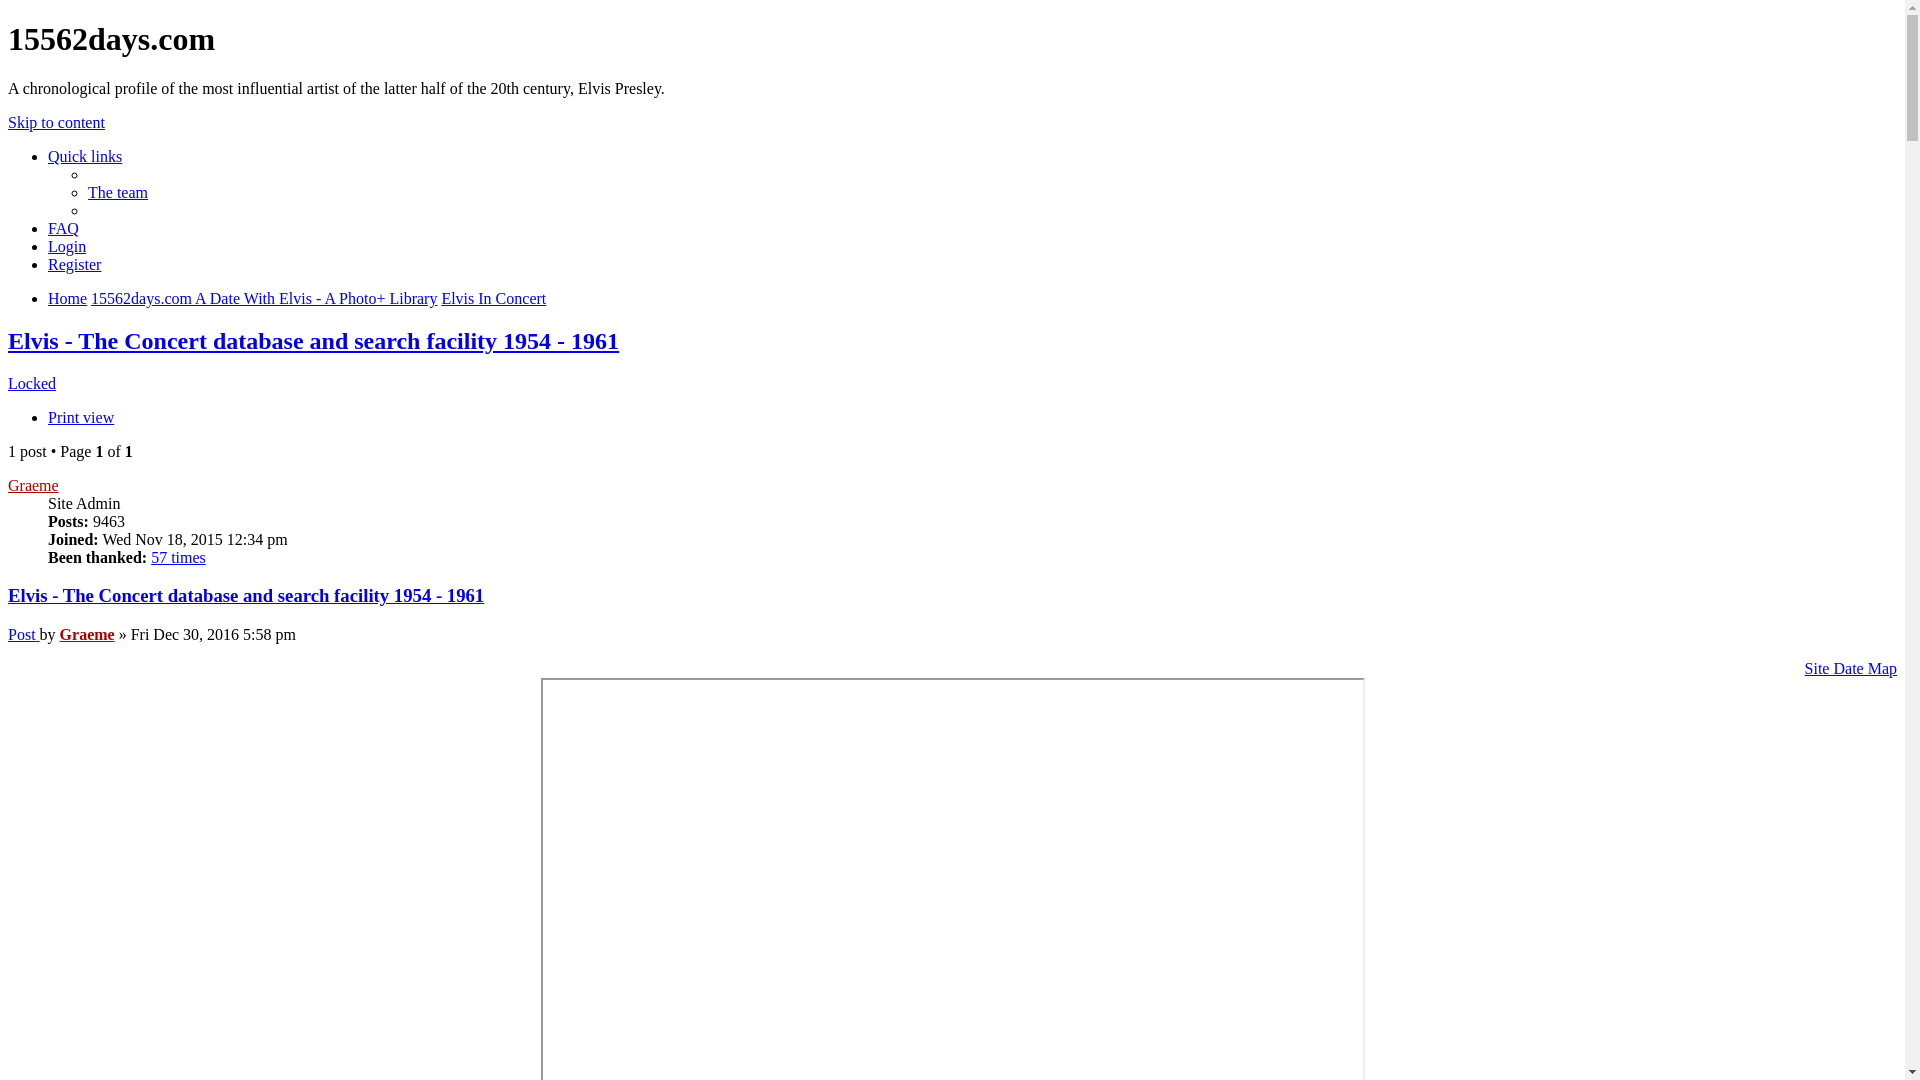 The width and height of the screenshot is (1920, 1080). I want to click on 'The team', so click(86, 192).